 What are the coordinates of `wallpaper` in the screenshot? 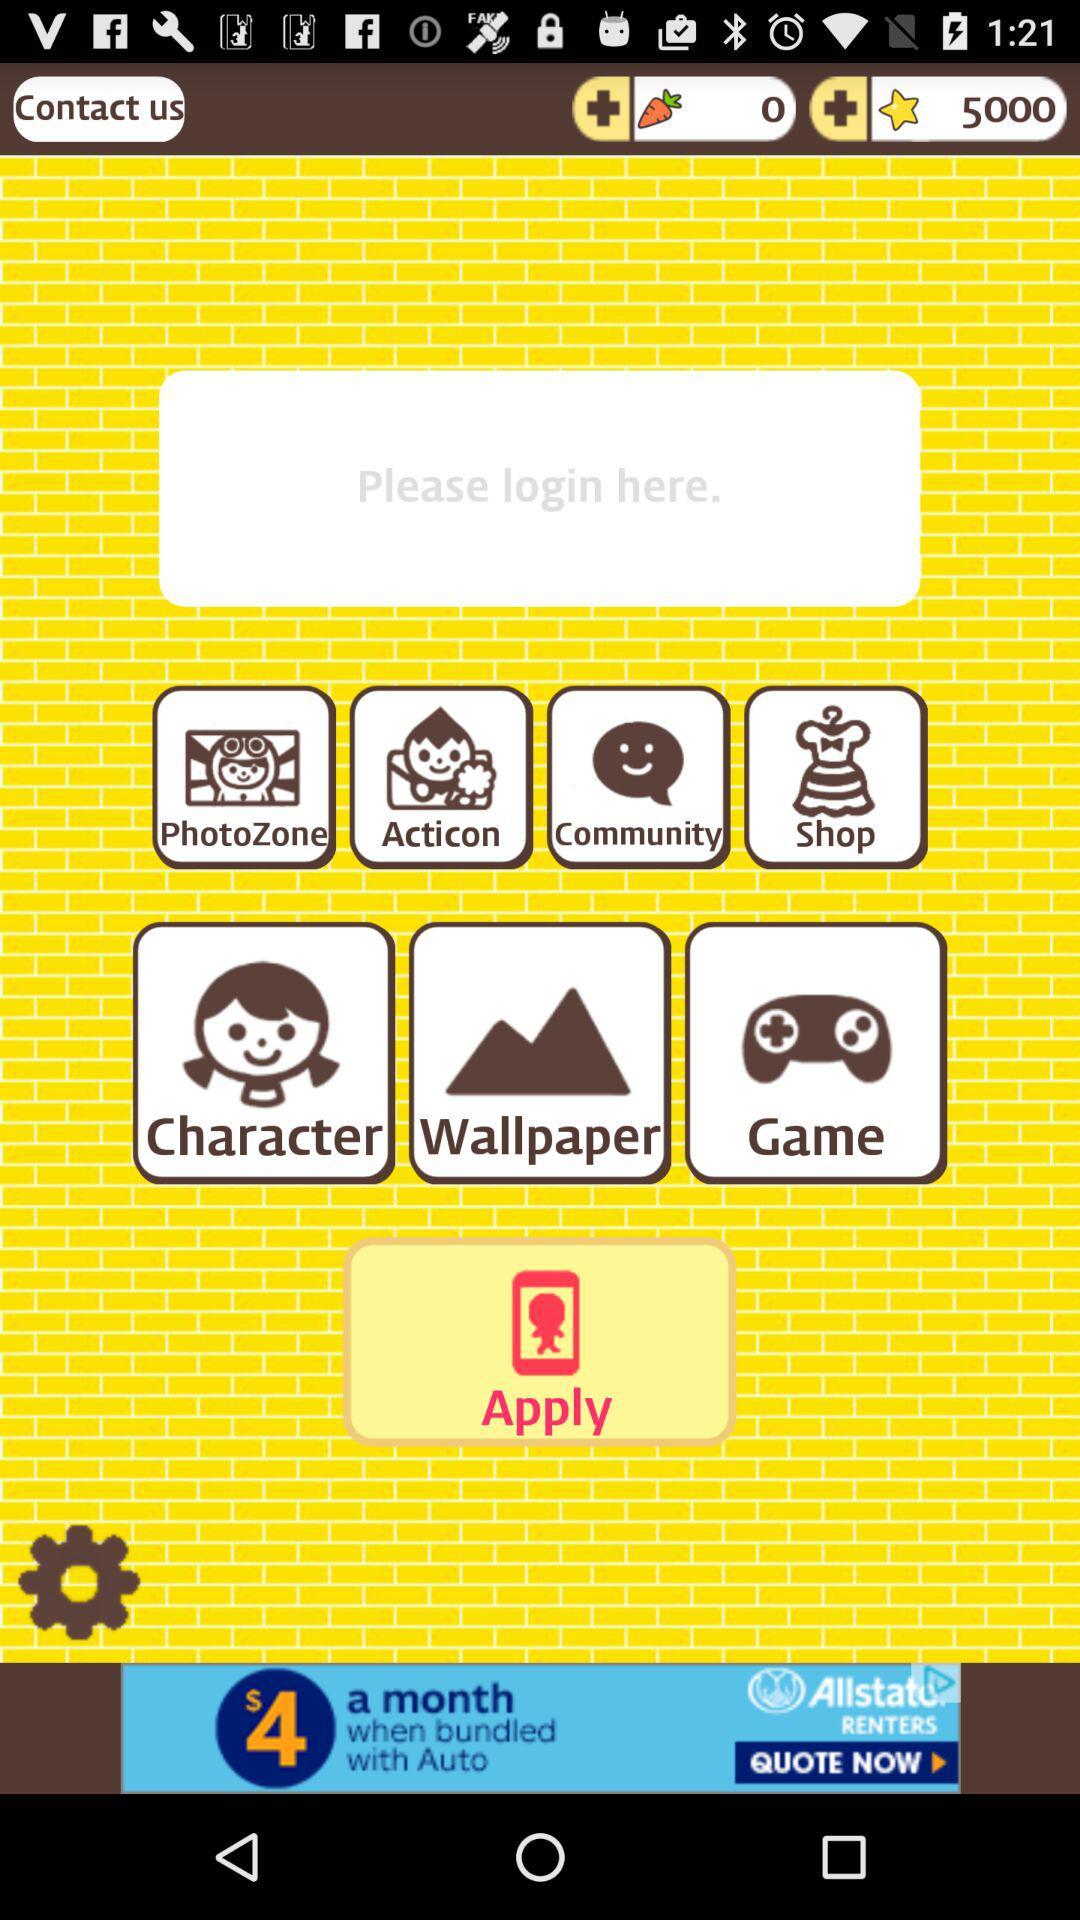 It's located at (537, 1050).